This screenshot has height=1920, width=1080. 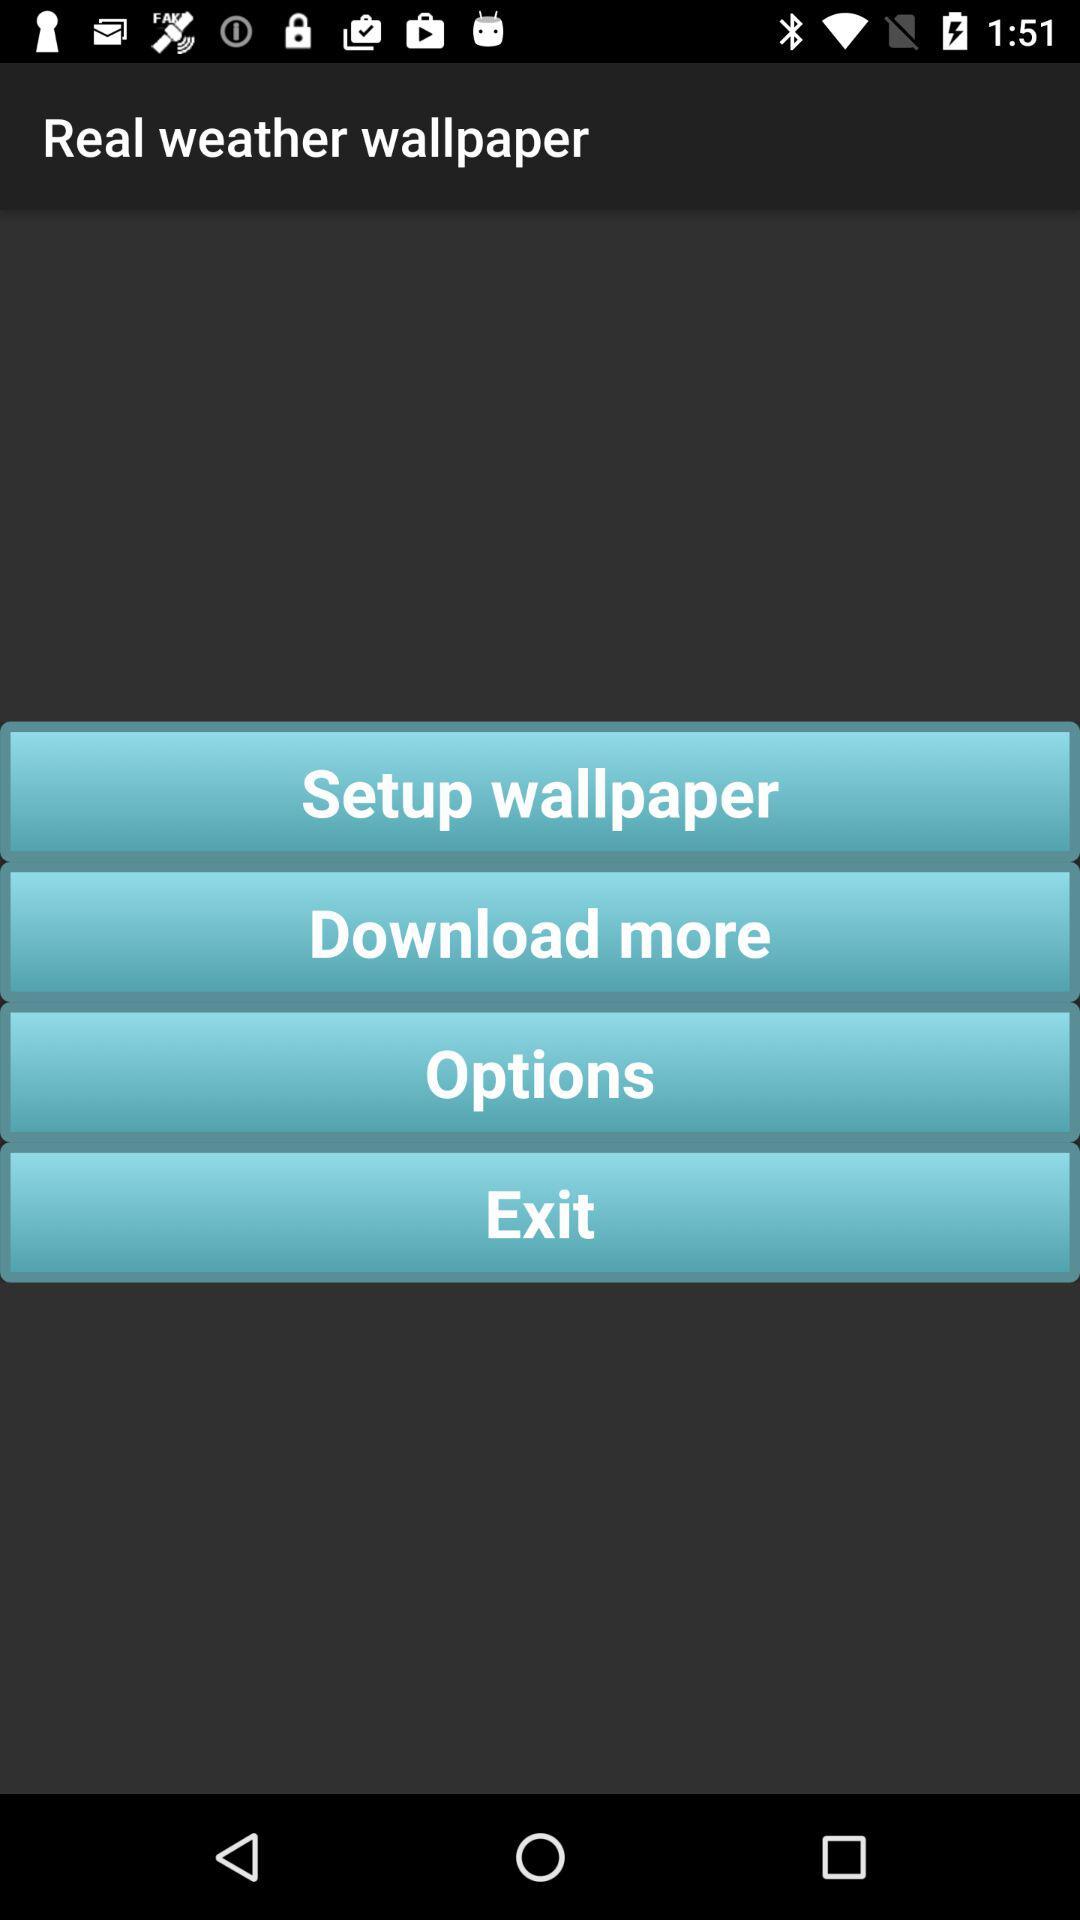 What do you see at coordinates (540, 1211) in the screenshot?
I see `exit` at bounding box center [540, 1211].